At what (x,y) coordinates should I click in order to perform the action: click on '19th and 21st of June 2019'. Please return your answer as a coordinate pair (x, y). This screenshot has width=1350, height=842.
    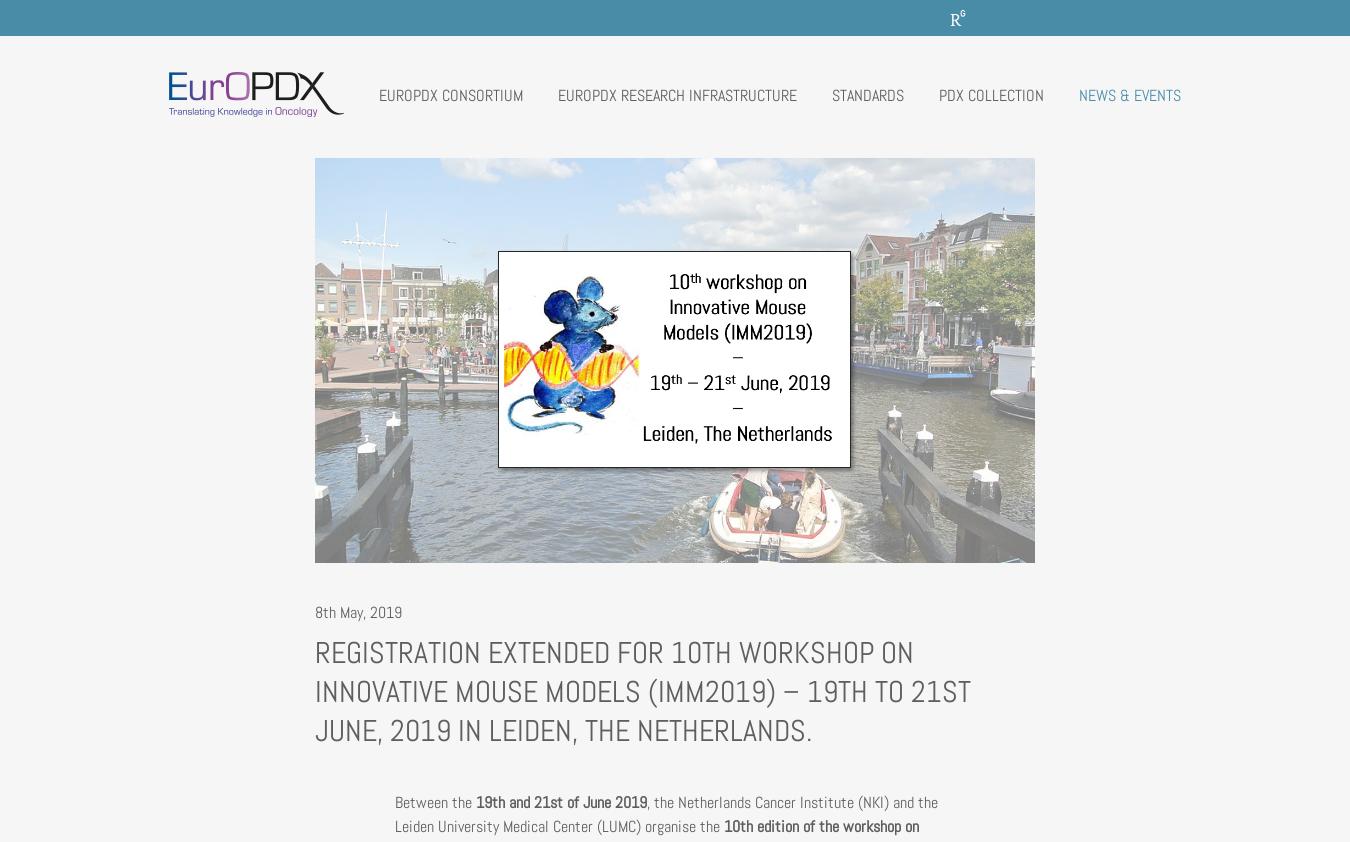
    Looking at the image, I should click on (475, 801).